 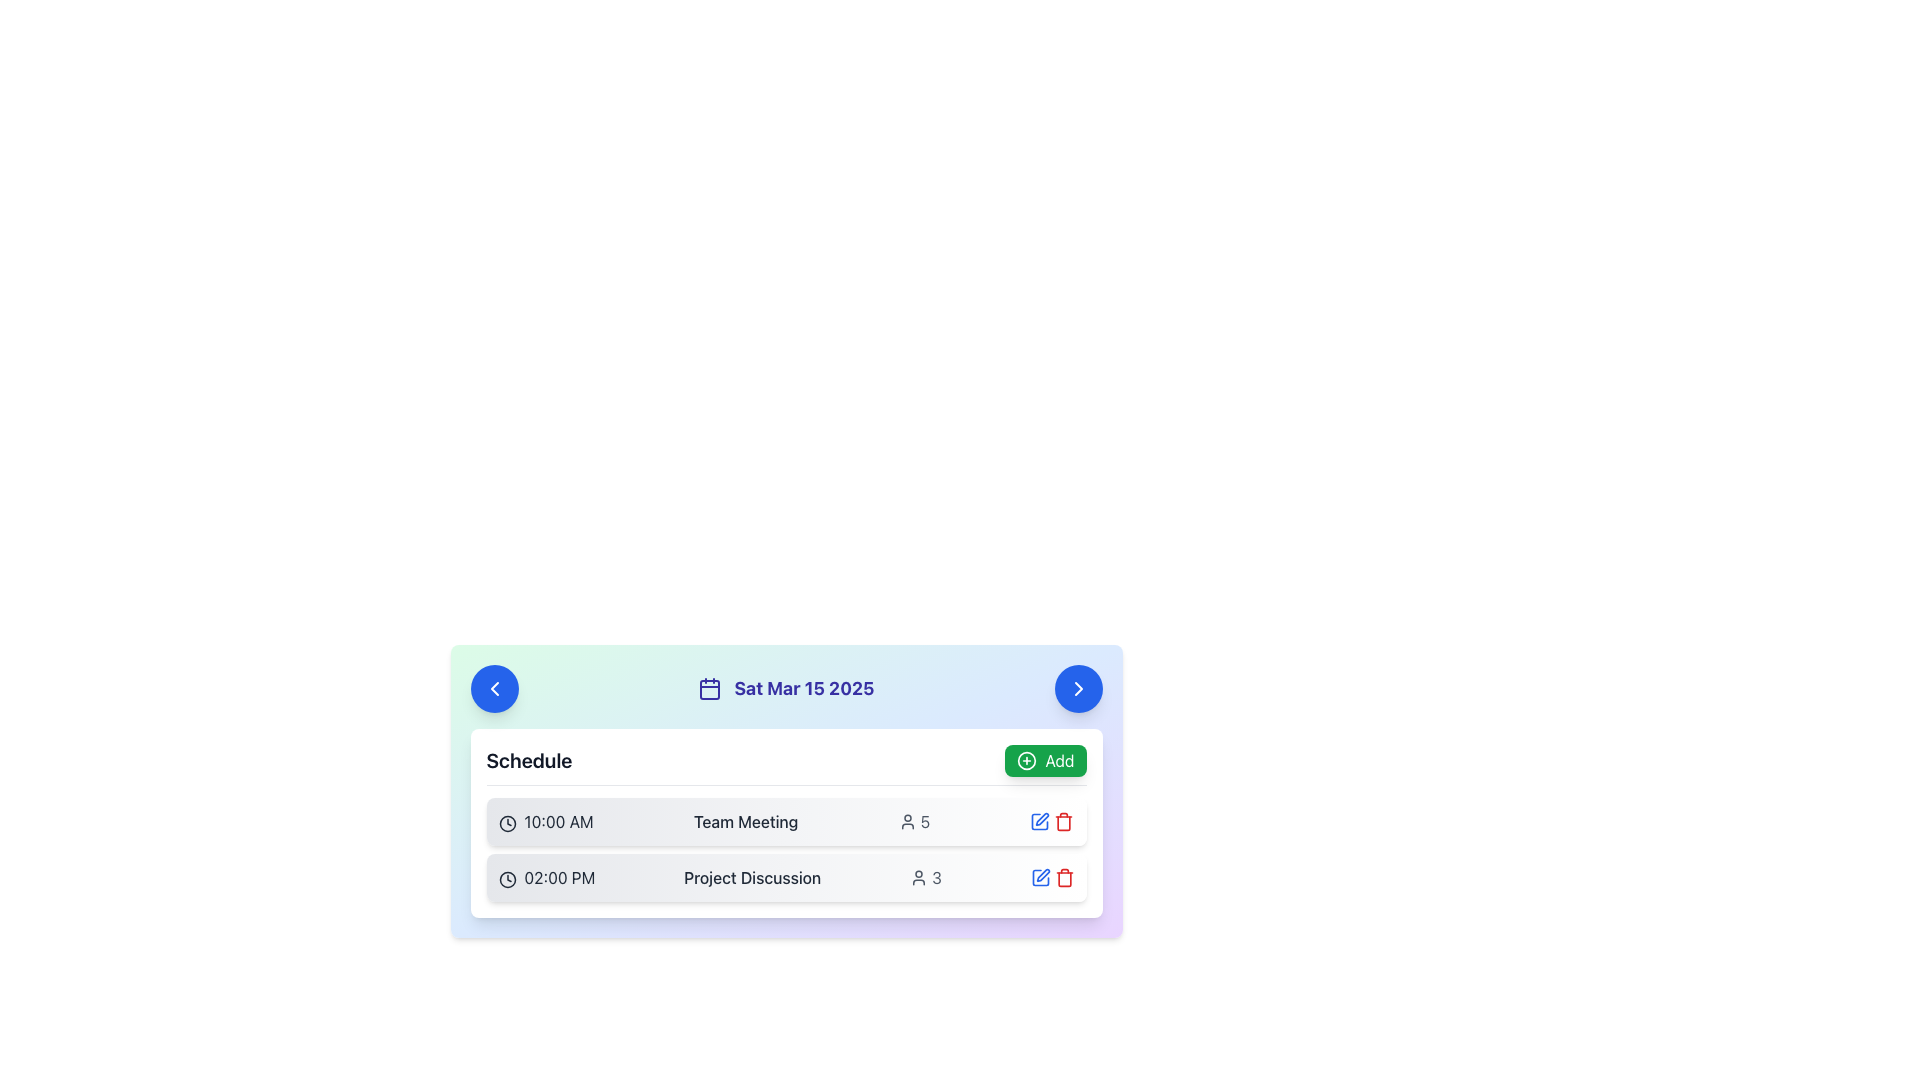 I want to click on the SVG icon representing a user or person, which is located next to the number '5' in the 'Team Meeting' row of the schedule, so click(x=906, y=821).